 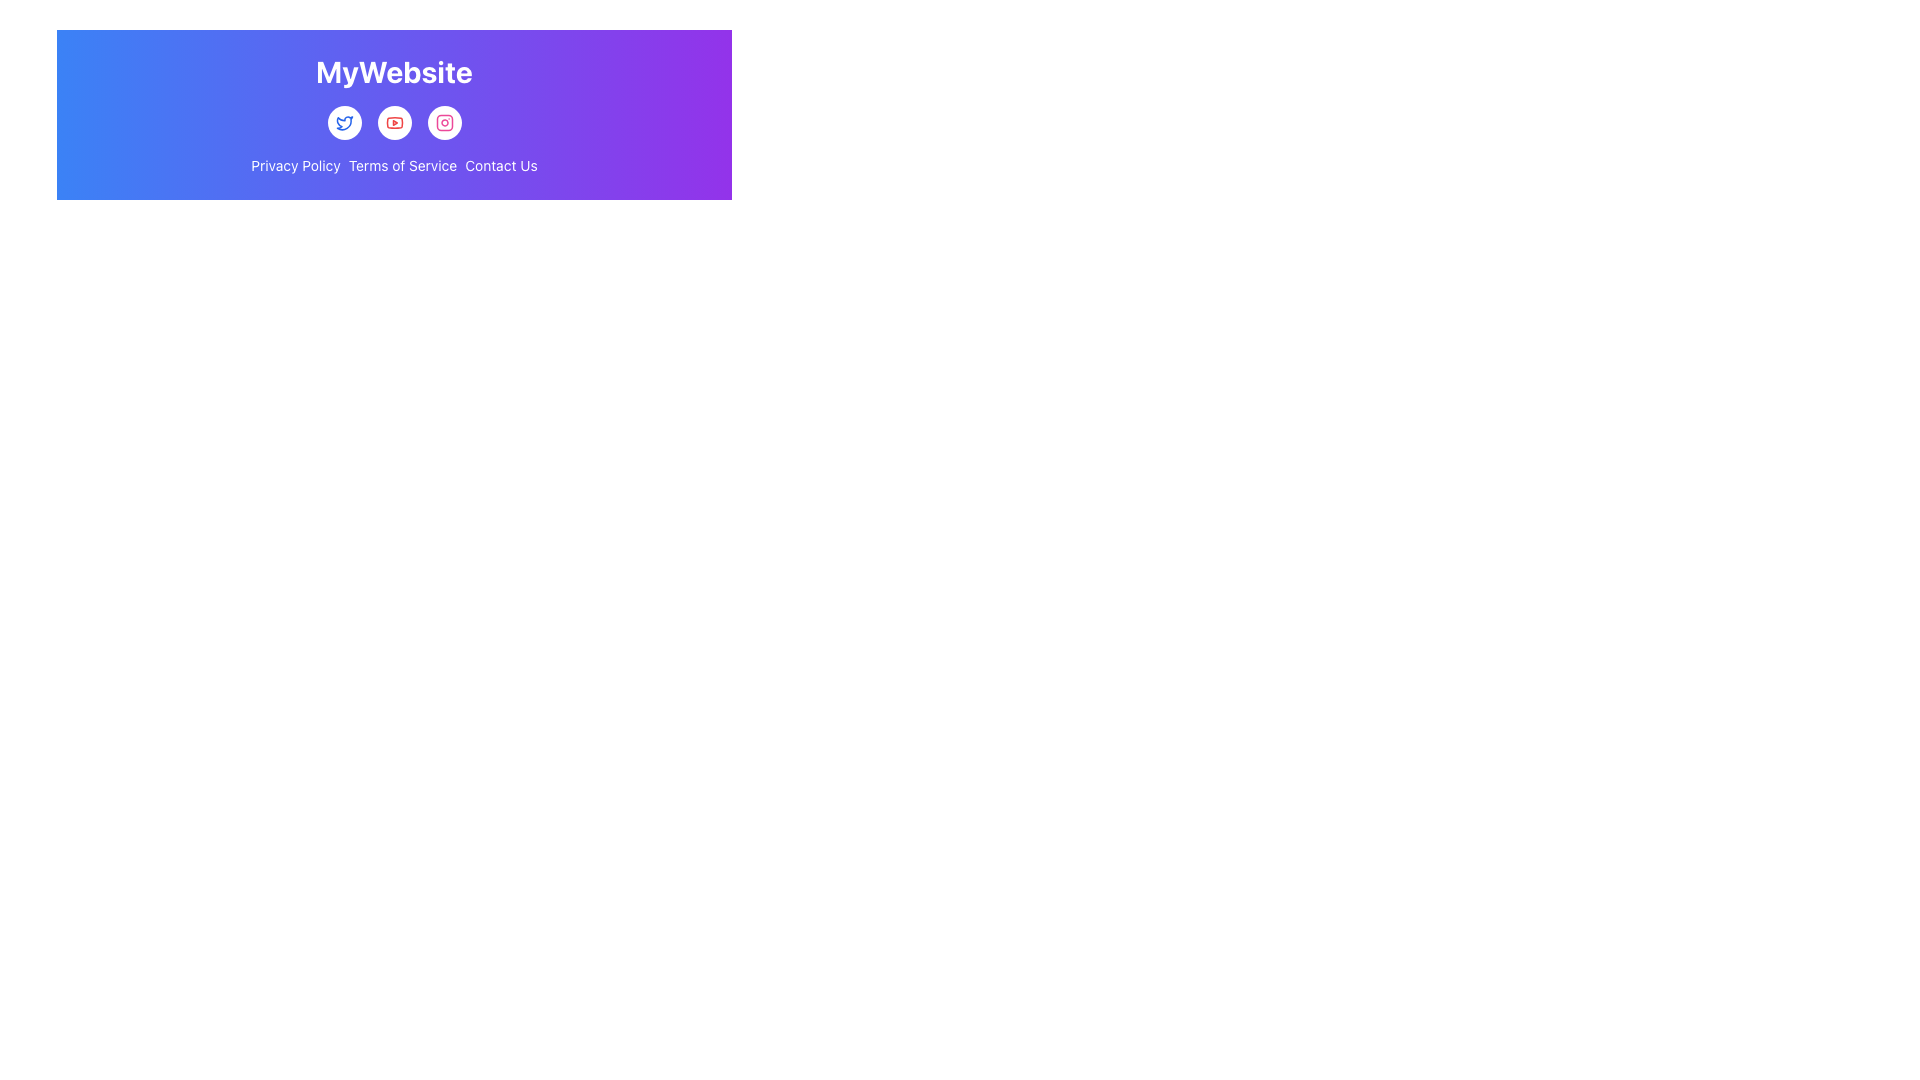 What do you see at coordinates (394, 115) in the screenshot?
I see `the links in the header banner component` at bounding box center [394, 115].